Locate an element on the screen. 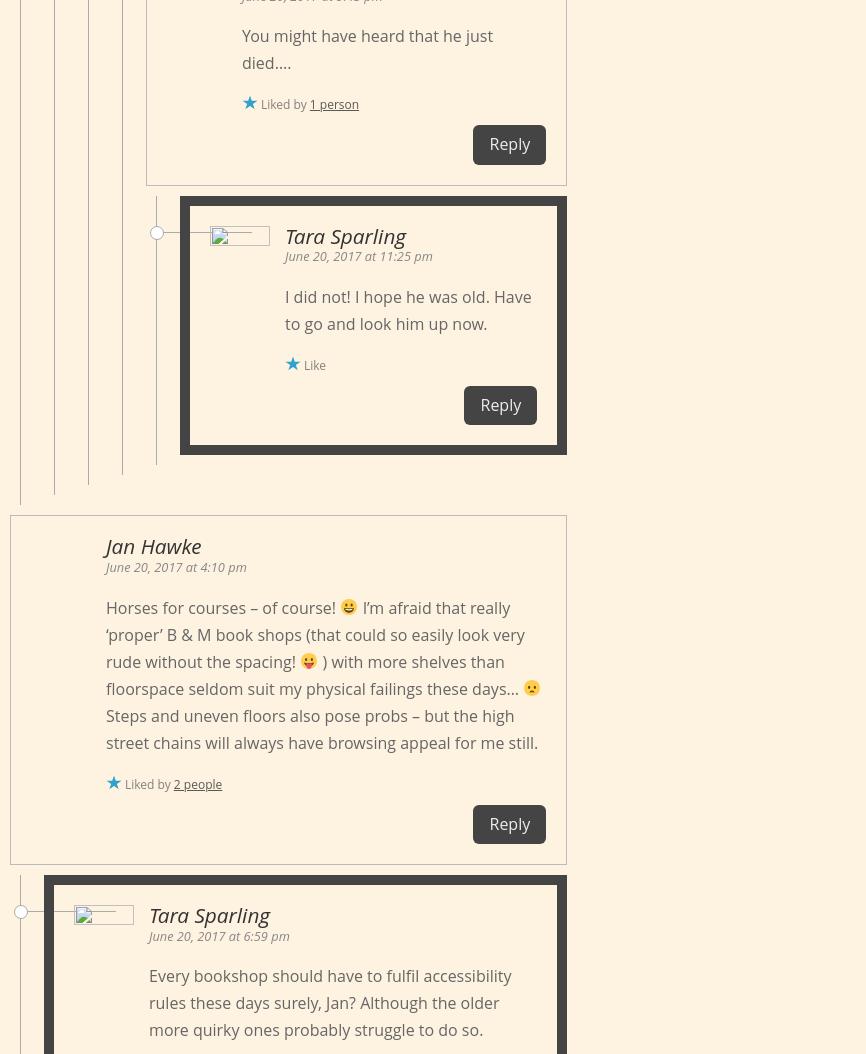 The height and width of the screenshot is (1054, 866). 'Like' is located at coordinates (313, 365).